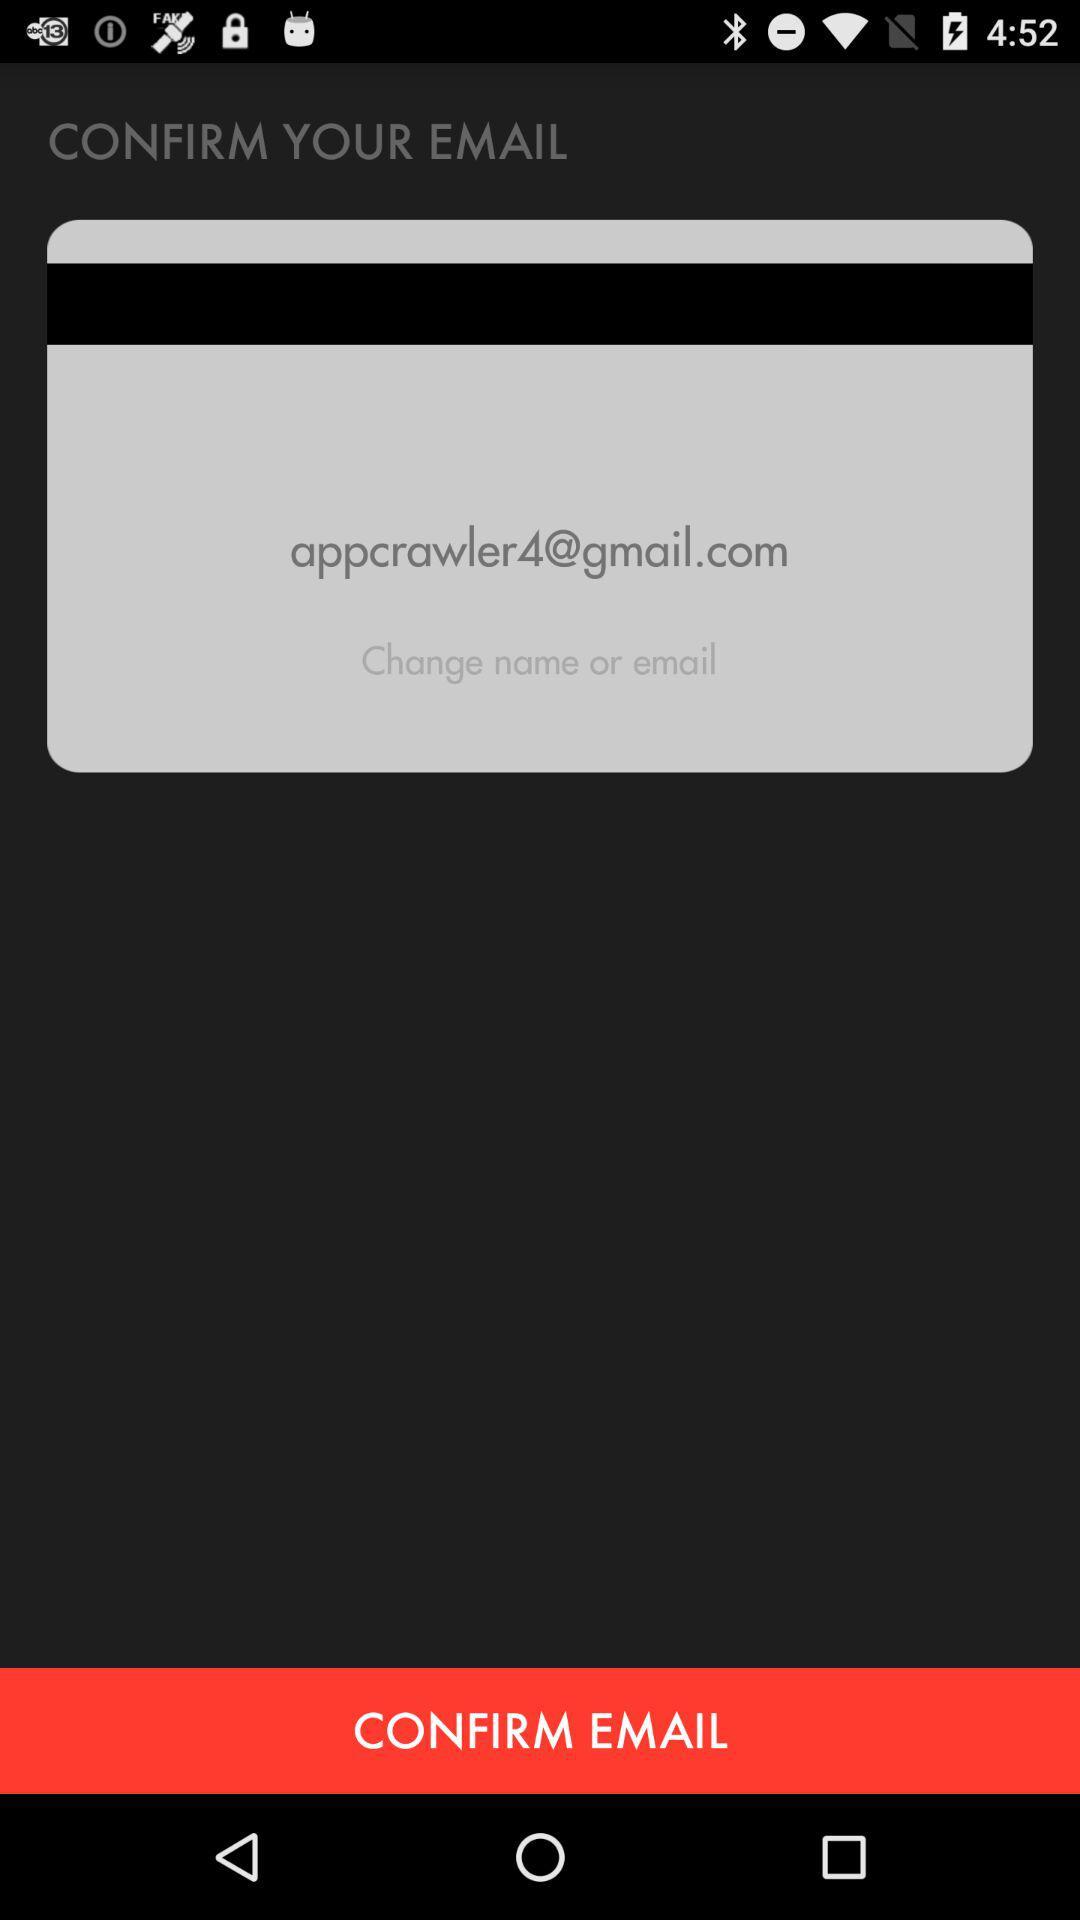  Describe the element at coordinates (540, 548) in the screenshot. I see `appcrawler4@gmail.com` at that location.